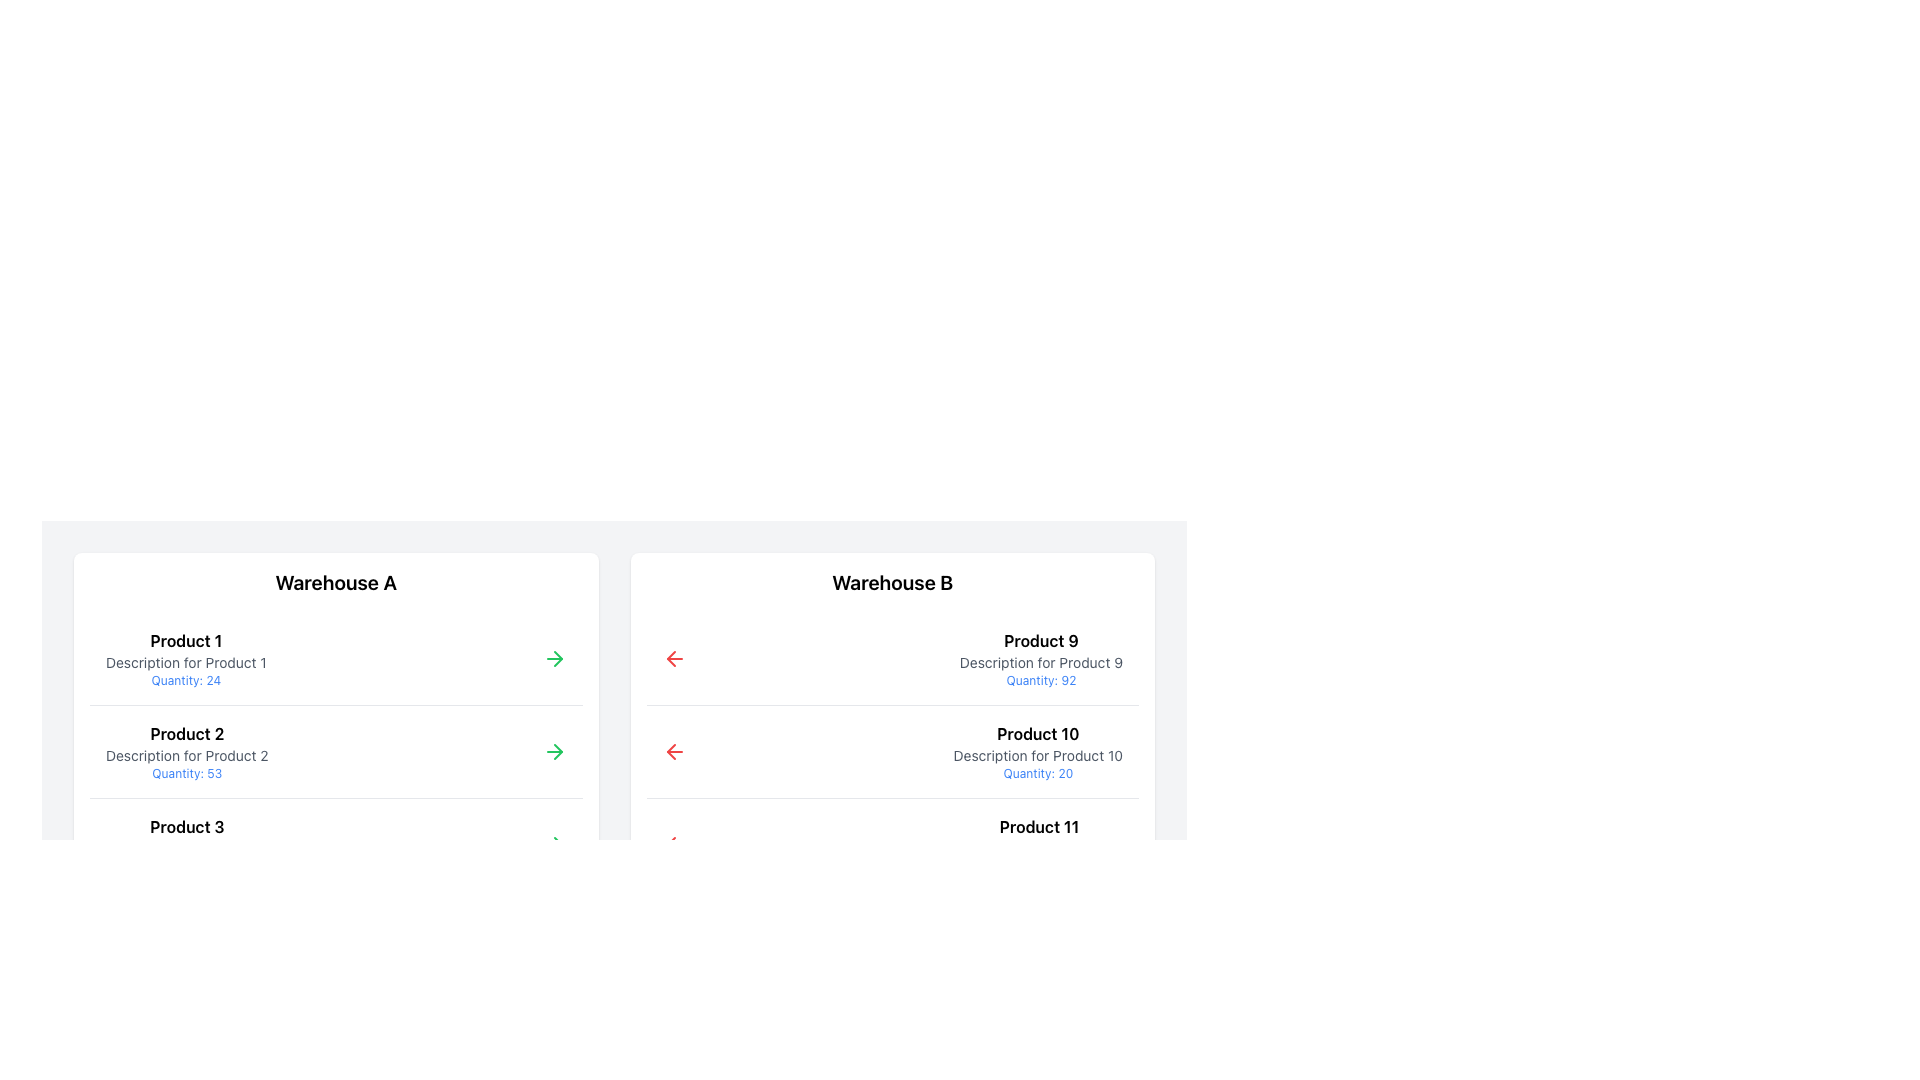 This screenshot has width=1920, height=1080. Describe the element at coordinates (1040, 659) in the screenshot. I see `details of the Text block displaying the description and available quantity for Product 9, which is the first product listed under Warehouse B` at that location.